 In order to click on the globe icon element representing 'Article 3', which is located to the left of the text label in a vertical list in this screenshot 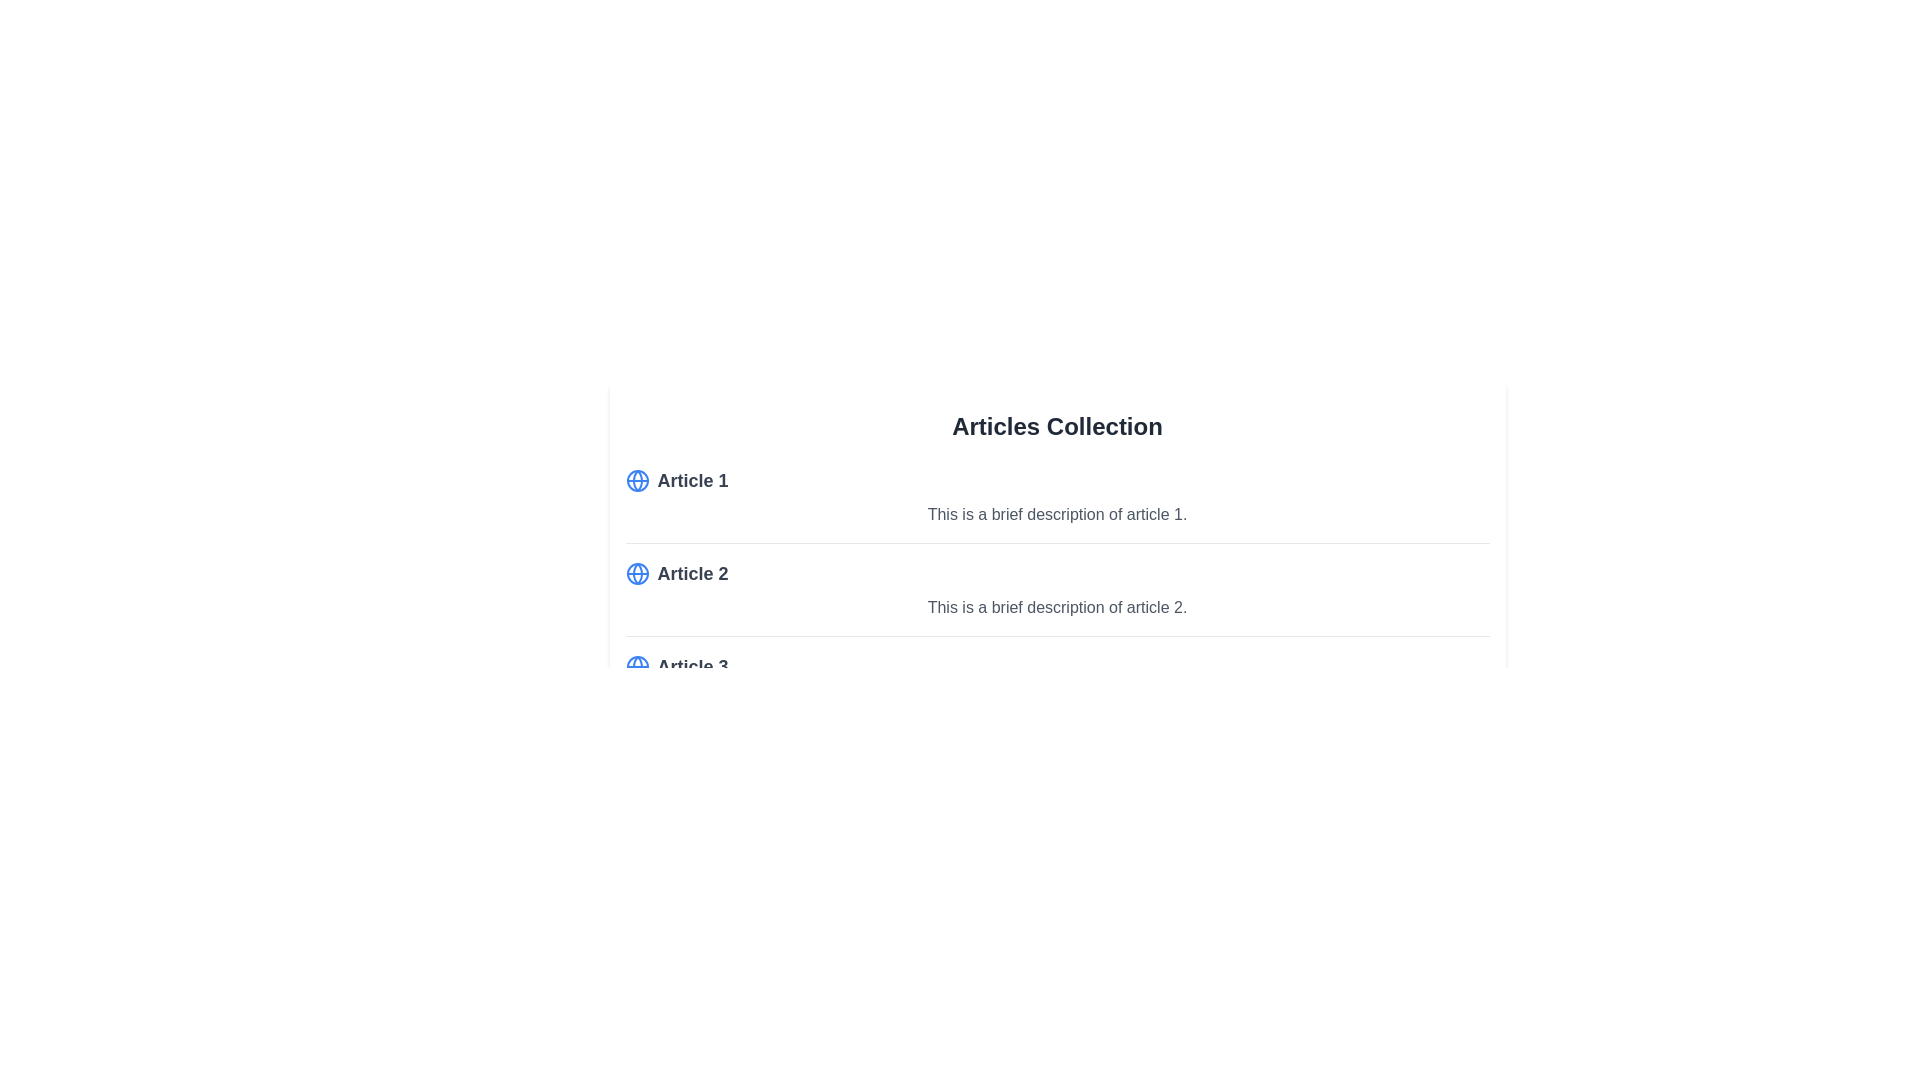, I will do `click(636, 667)`.